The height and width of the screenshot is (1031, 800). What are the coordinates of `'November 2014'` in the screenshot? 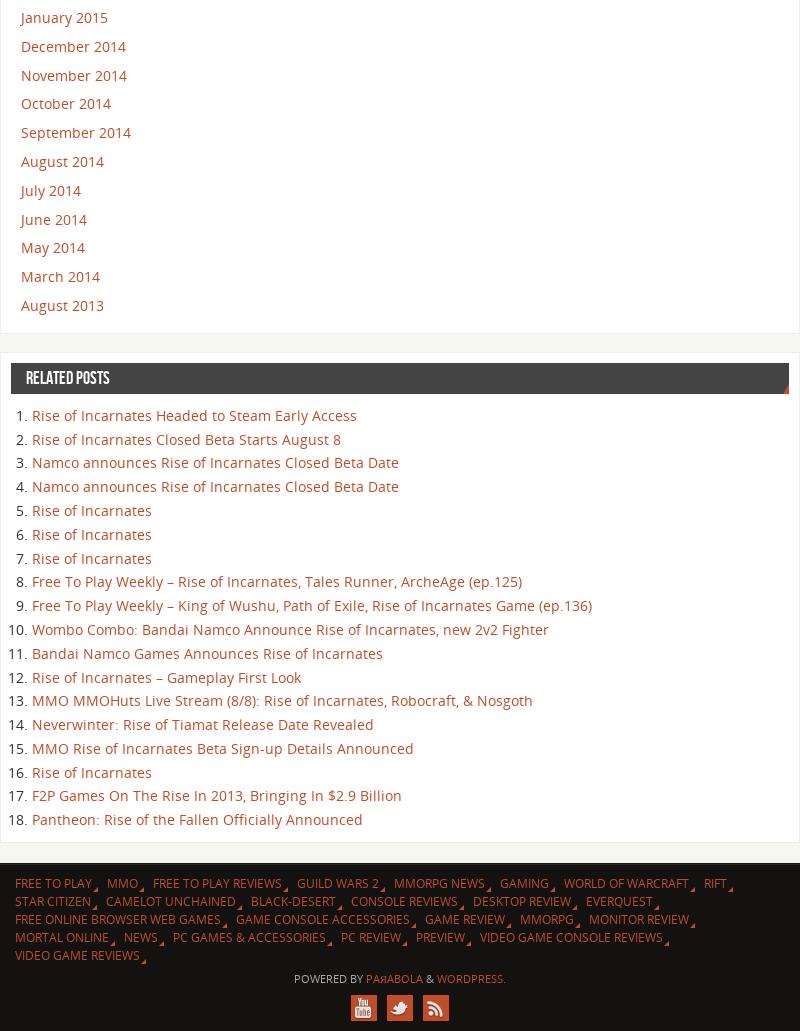 It's located at (74, 74).